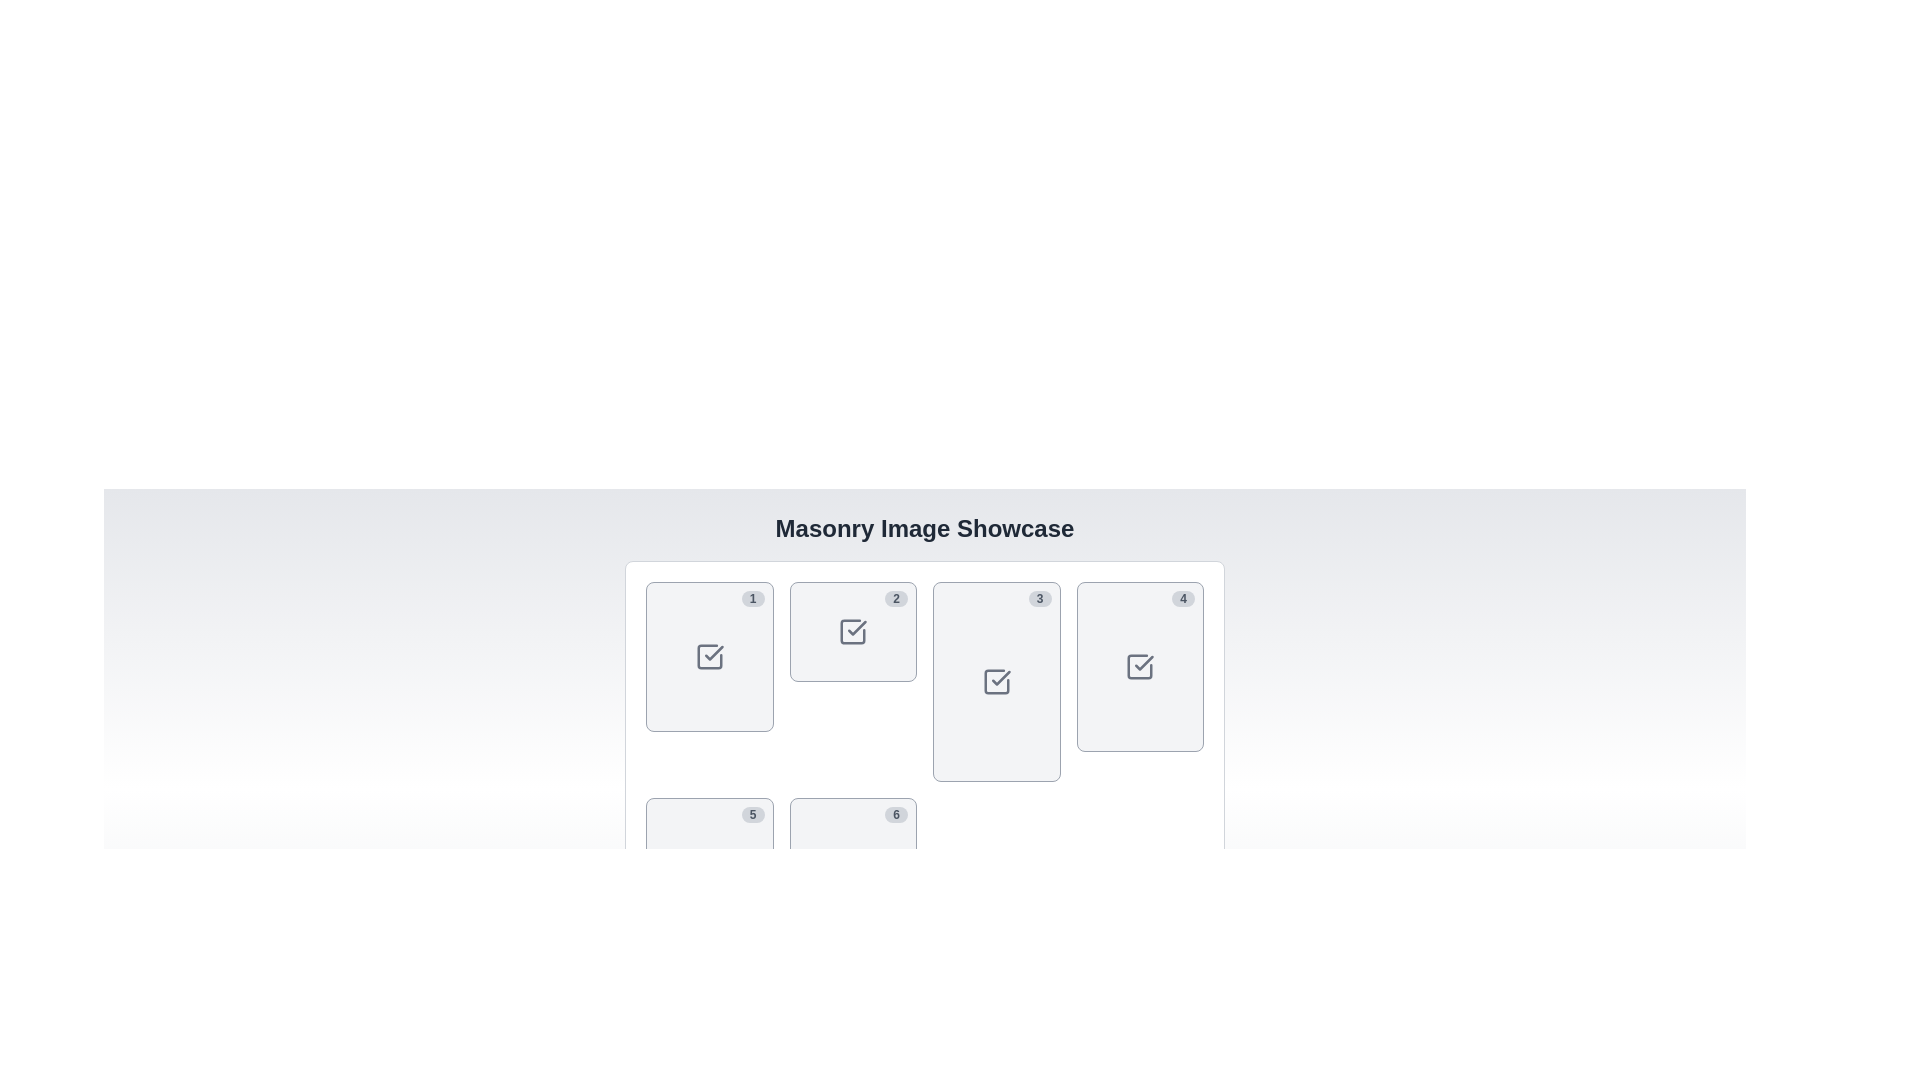 The height and width of the screenshot is (1080, 1920). What do you see at coordinates (1040, 597) in the screenshot?
I see `the small badge with a rounded rectangular shape displaying the number '3' in dark gray text, located in the top-right corner of a card-like component` at bounding box center [1040, 597].